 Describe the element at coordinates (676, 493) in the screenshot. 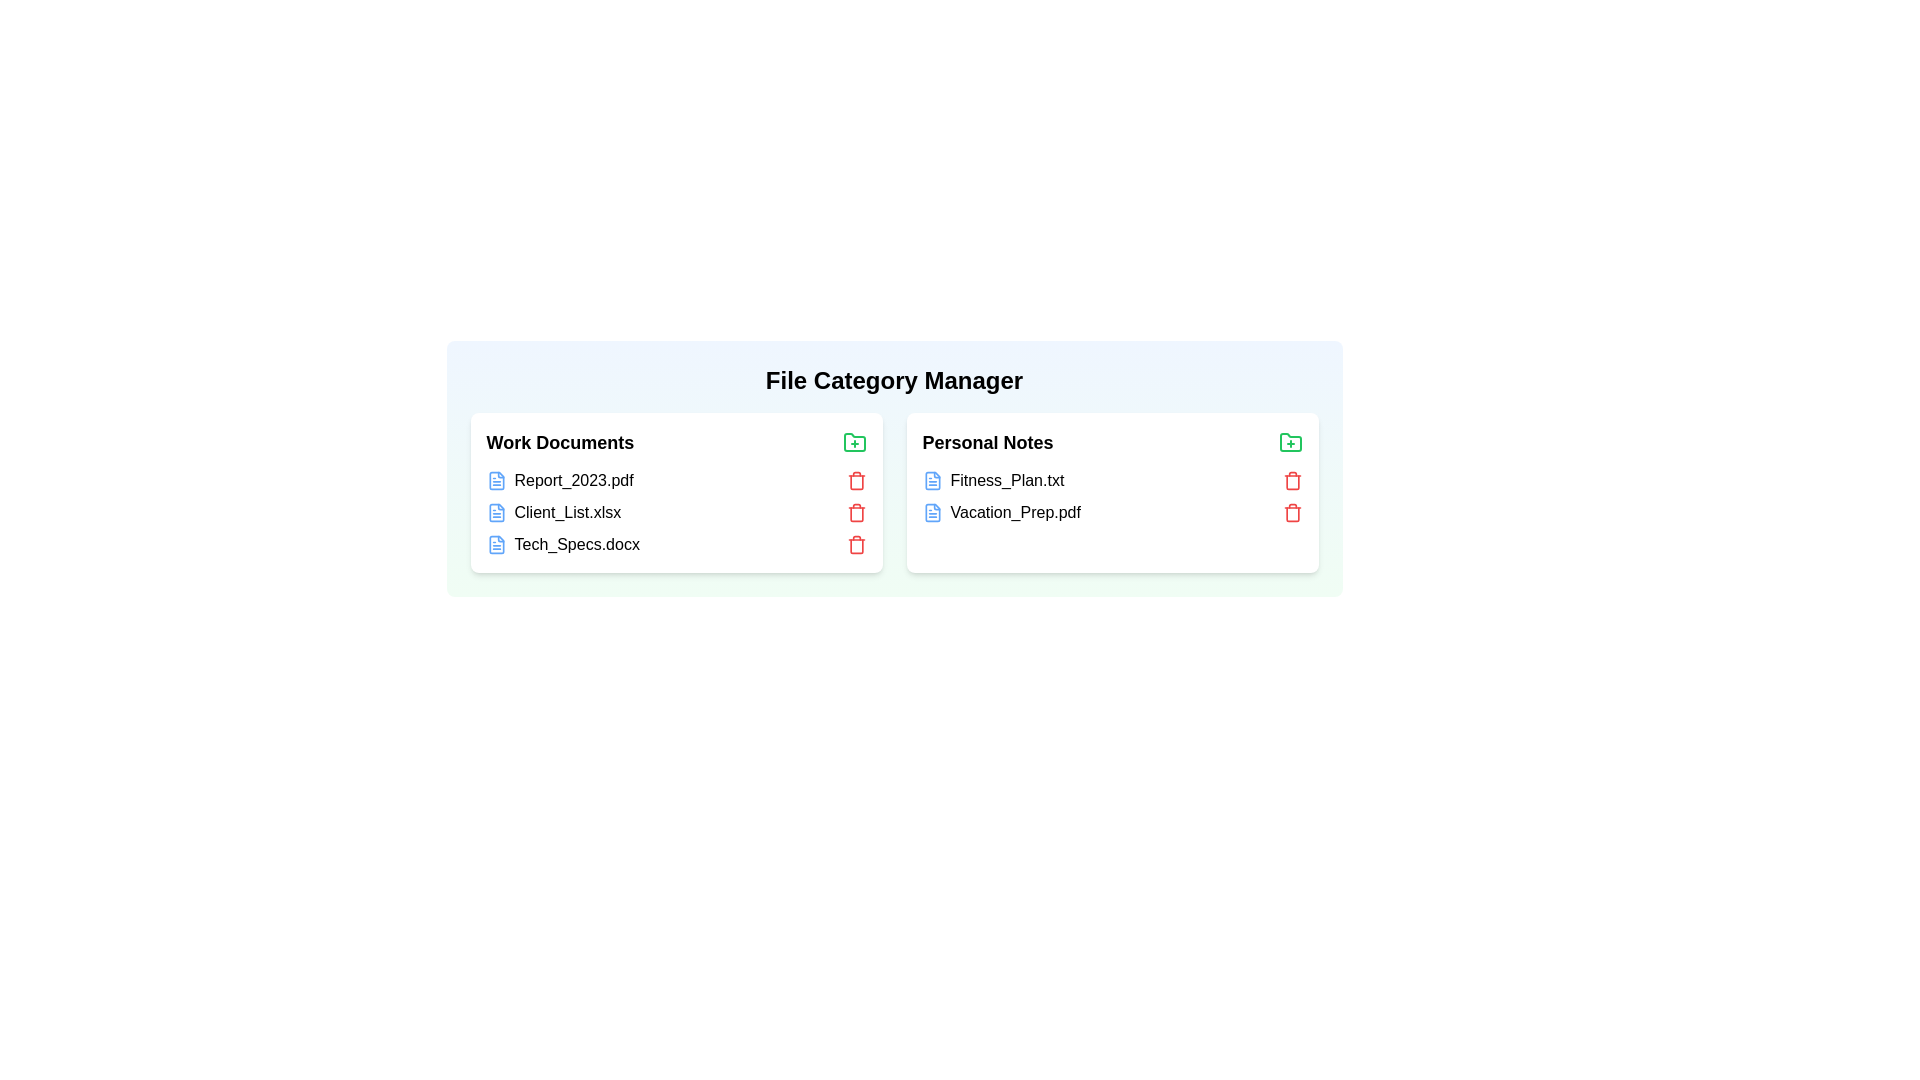

I see `the category card labeled 'Work Documents' to highlight it` at that location.